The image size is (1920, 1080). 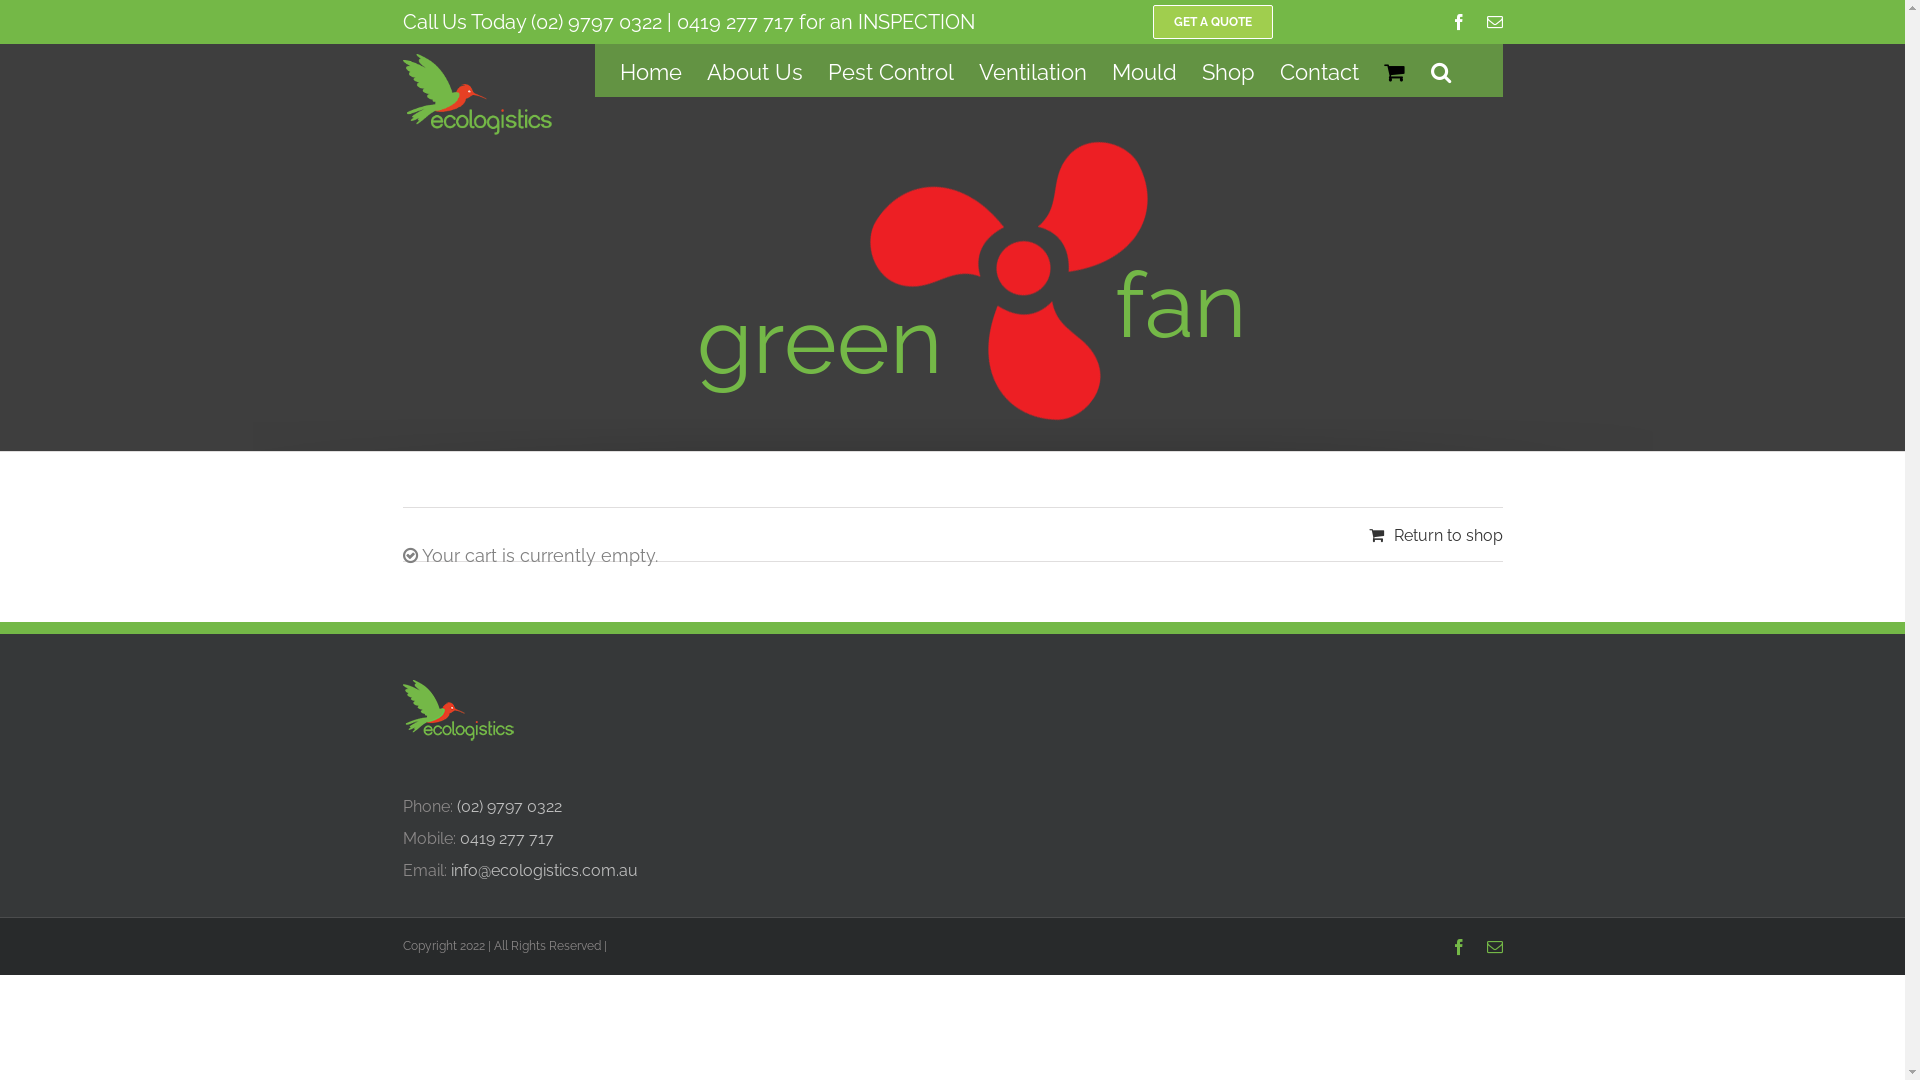 I want to click on 'Search', so click(x=1440, y=69).